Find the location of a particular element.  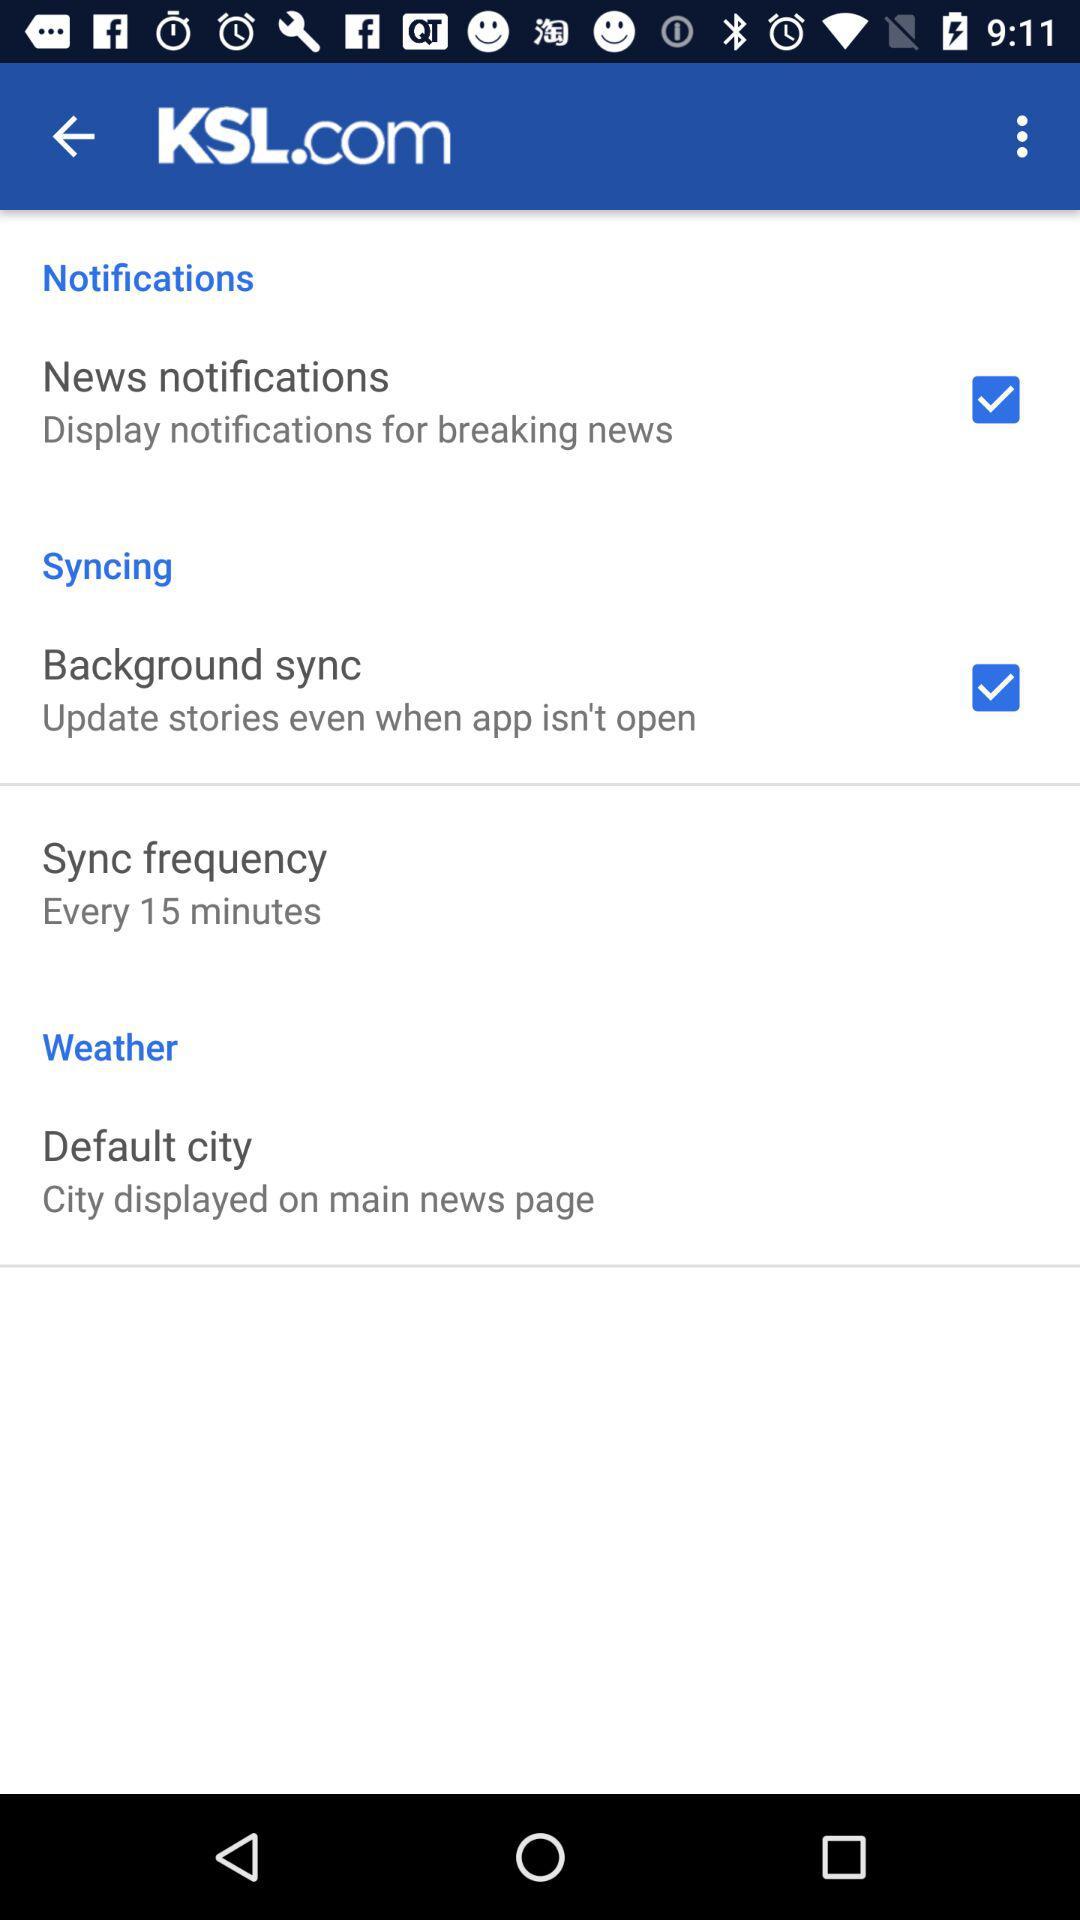

the city displayed on item is located at coordinates (317, 1197).